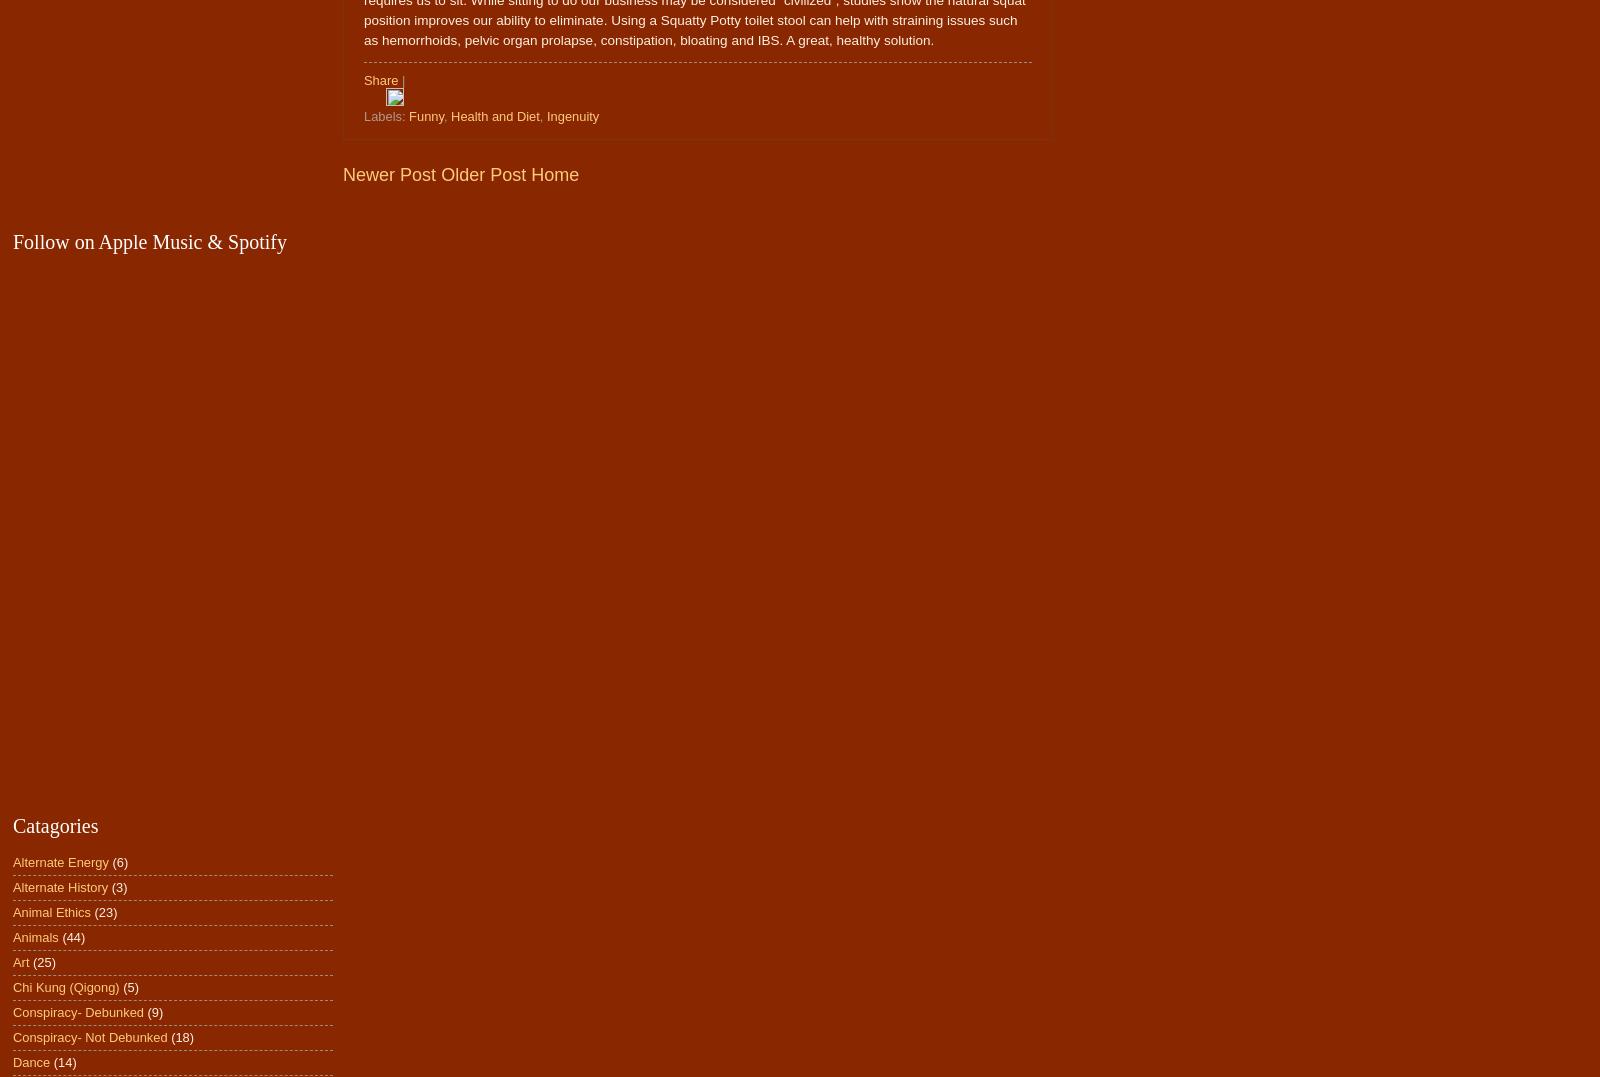  Describe the element at coordinates (118, 887) in the screenshot. I see `'(3)'` at that location.